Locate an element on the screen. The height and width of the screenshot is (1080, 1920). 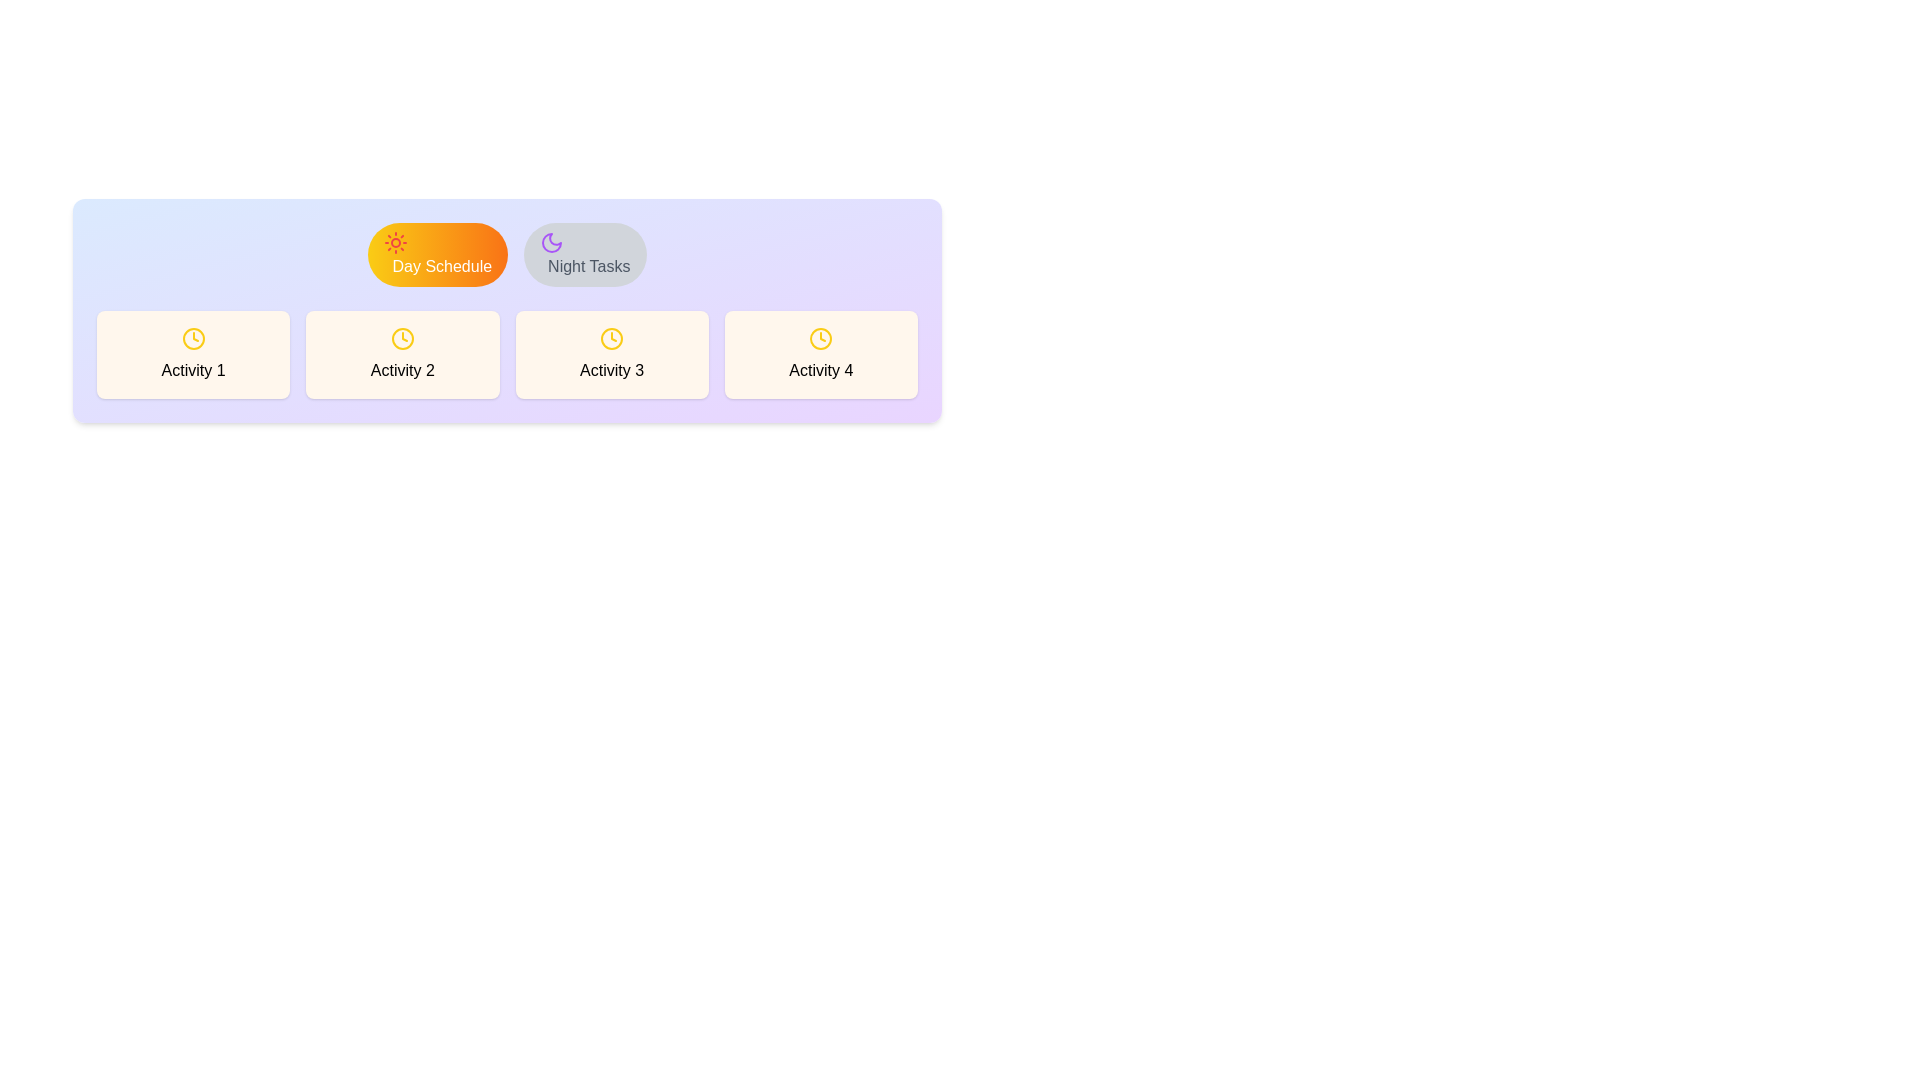
the text Activity 4 within the content is located at coordinates (821, 353).